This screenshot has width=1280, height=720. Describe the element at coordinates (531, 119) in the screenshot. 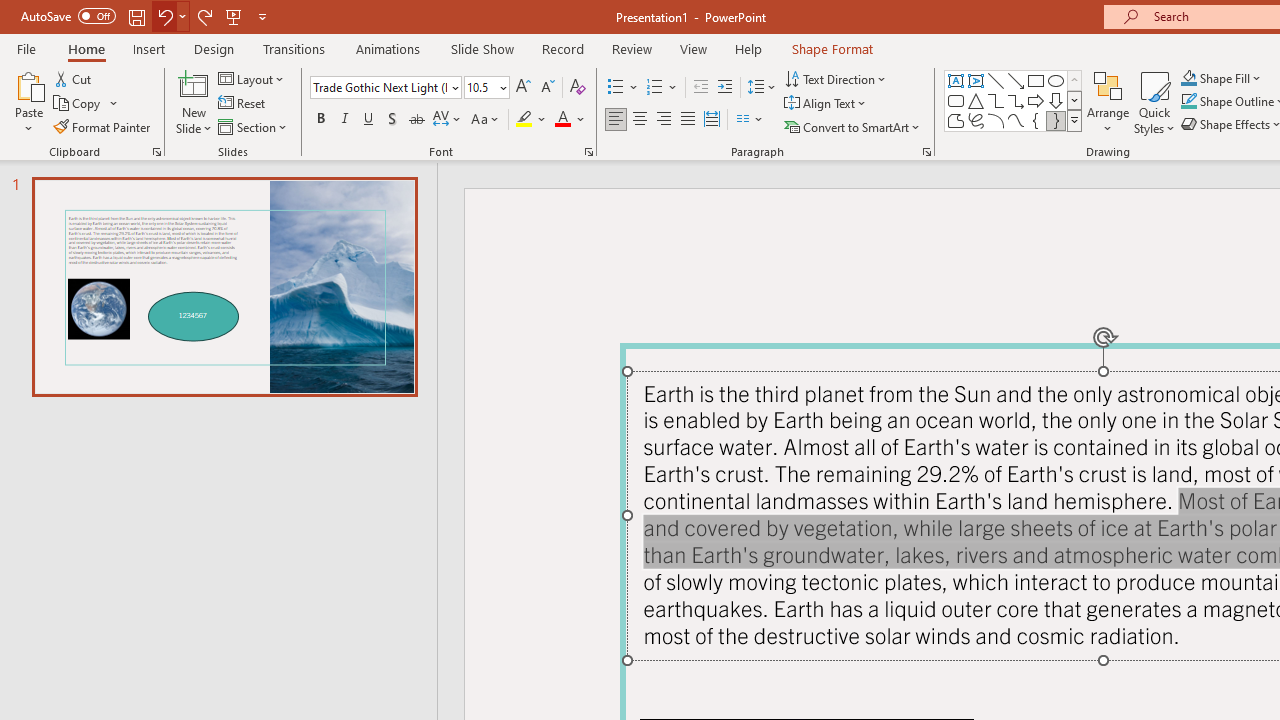

I see `'Text Highlight Color'` at that location.